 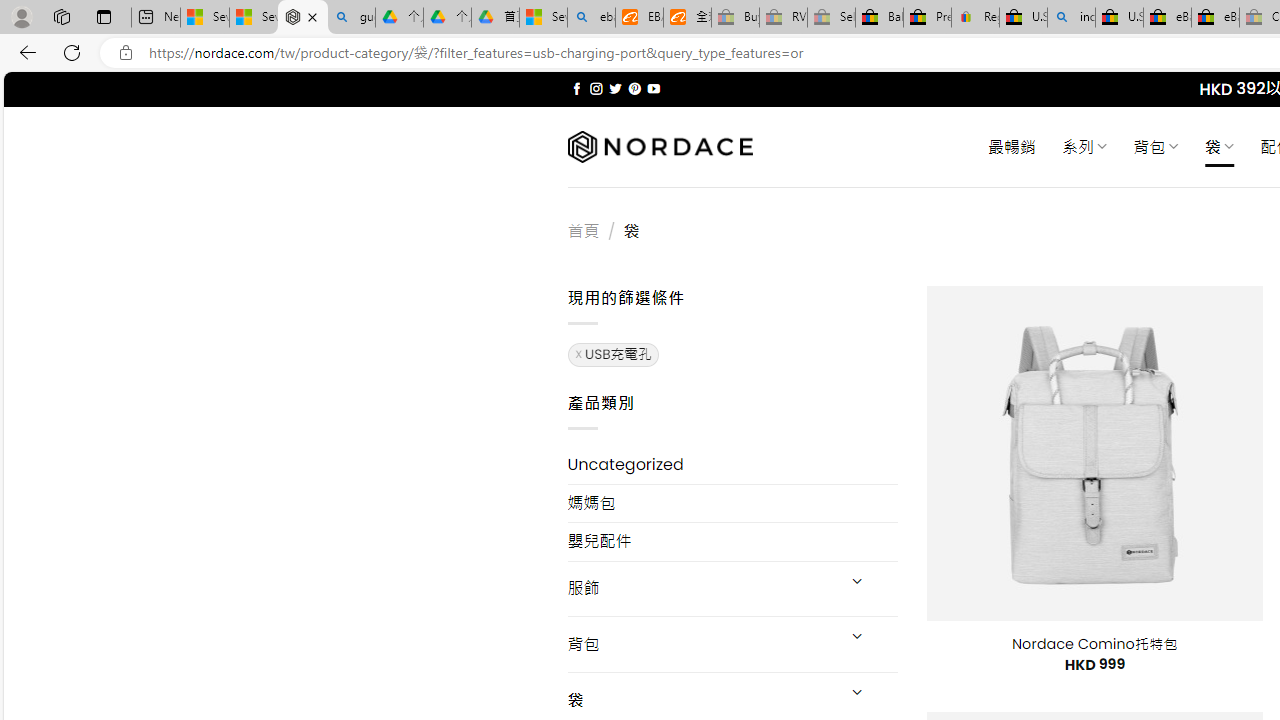 What do you see at coordinates (1070, 17) in the screenshot?
I see `'including - Search'` at bounding box center [1070, 17].